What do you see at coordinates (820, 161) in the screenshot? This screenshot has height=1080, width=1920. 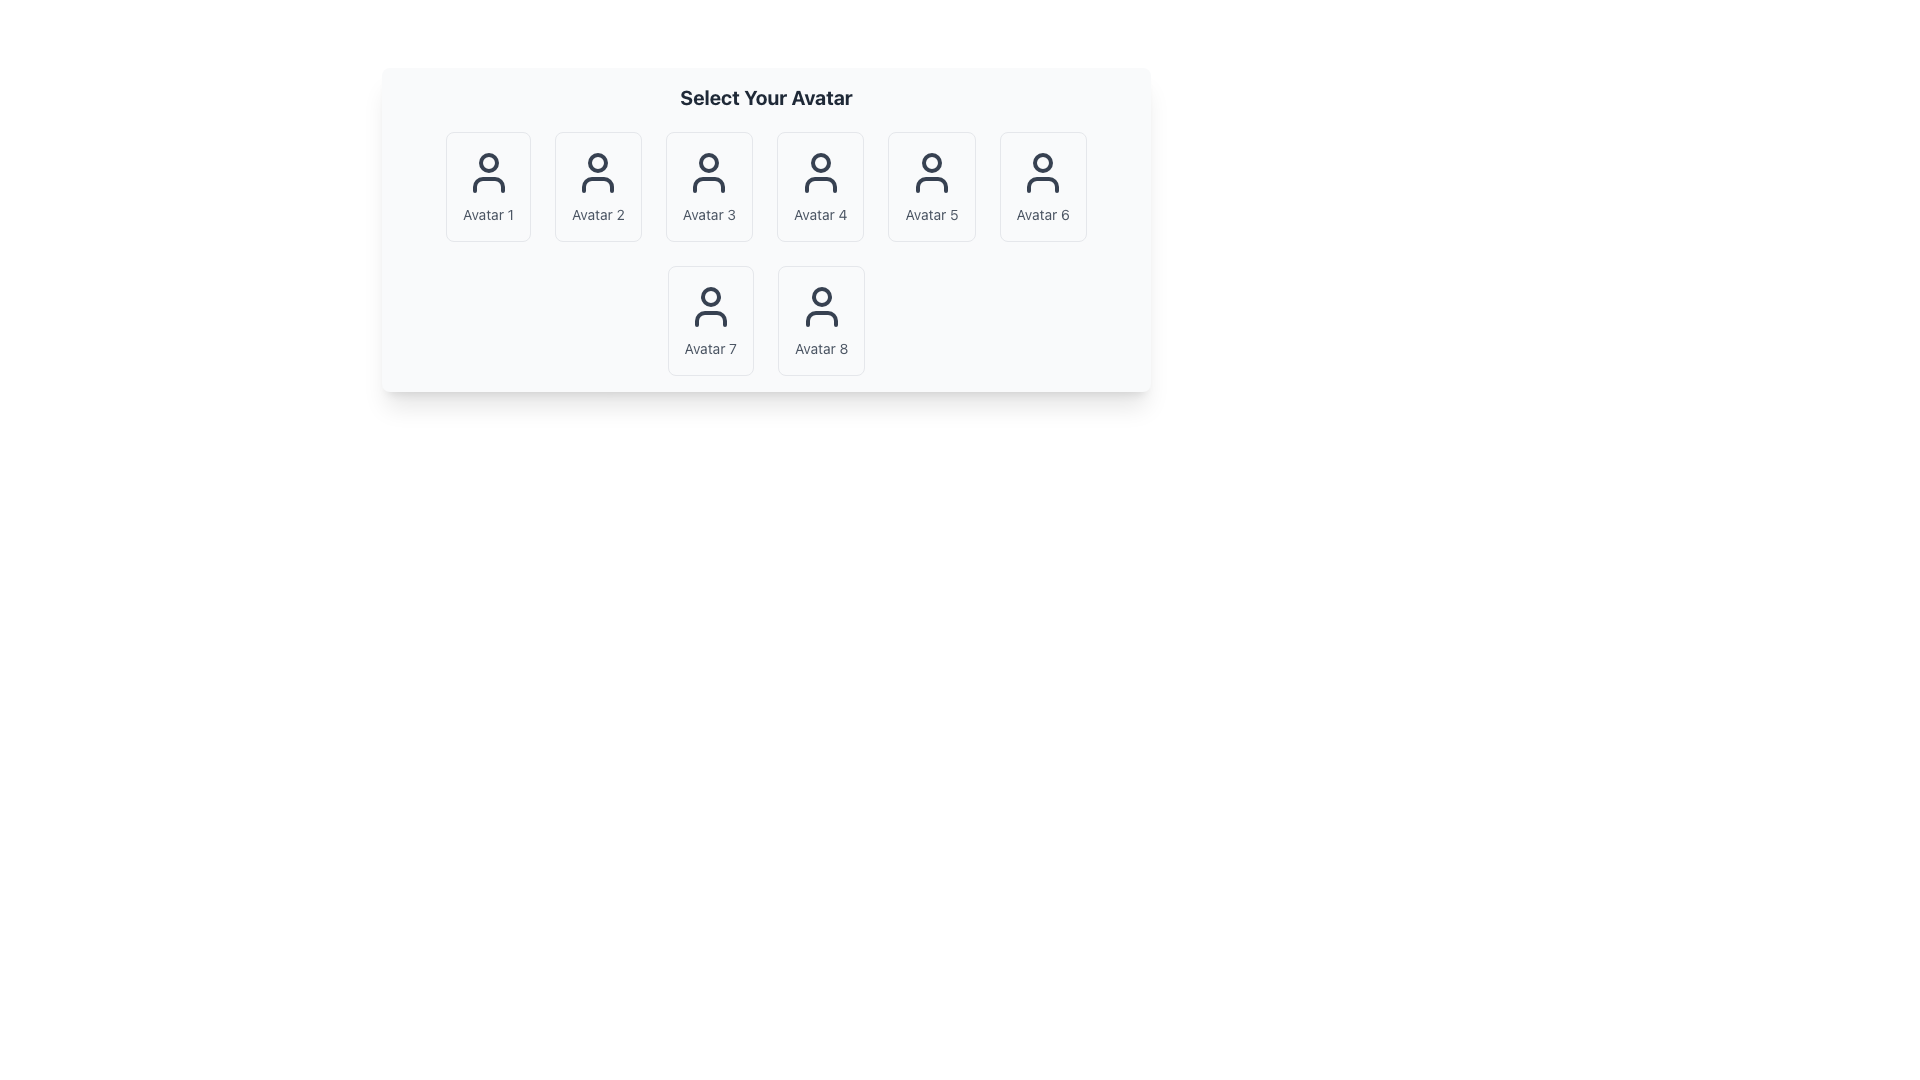 I see `the decorative SVG circle component located at the top-center section of the fourth avatar icon labeled 'Avatar 4' in the avatar selection grid` at bounding box center [820, 161].